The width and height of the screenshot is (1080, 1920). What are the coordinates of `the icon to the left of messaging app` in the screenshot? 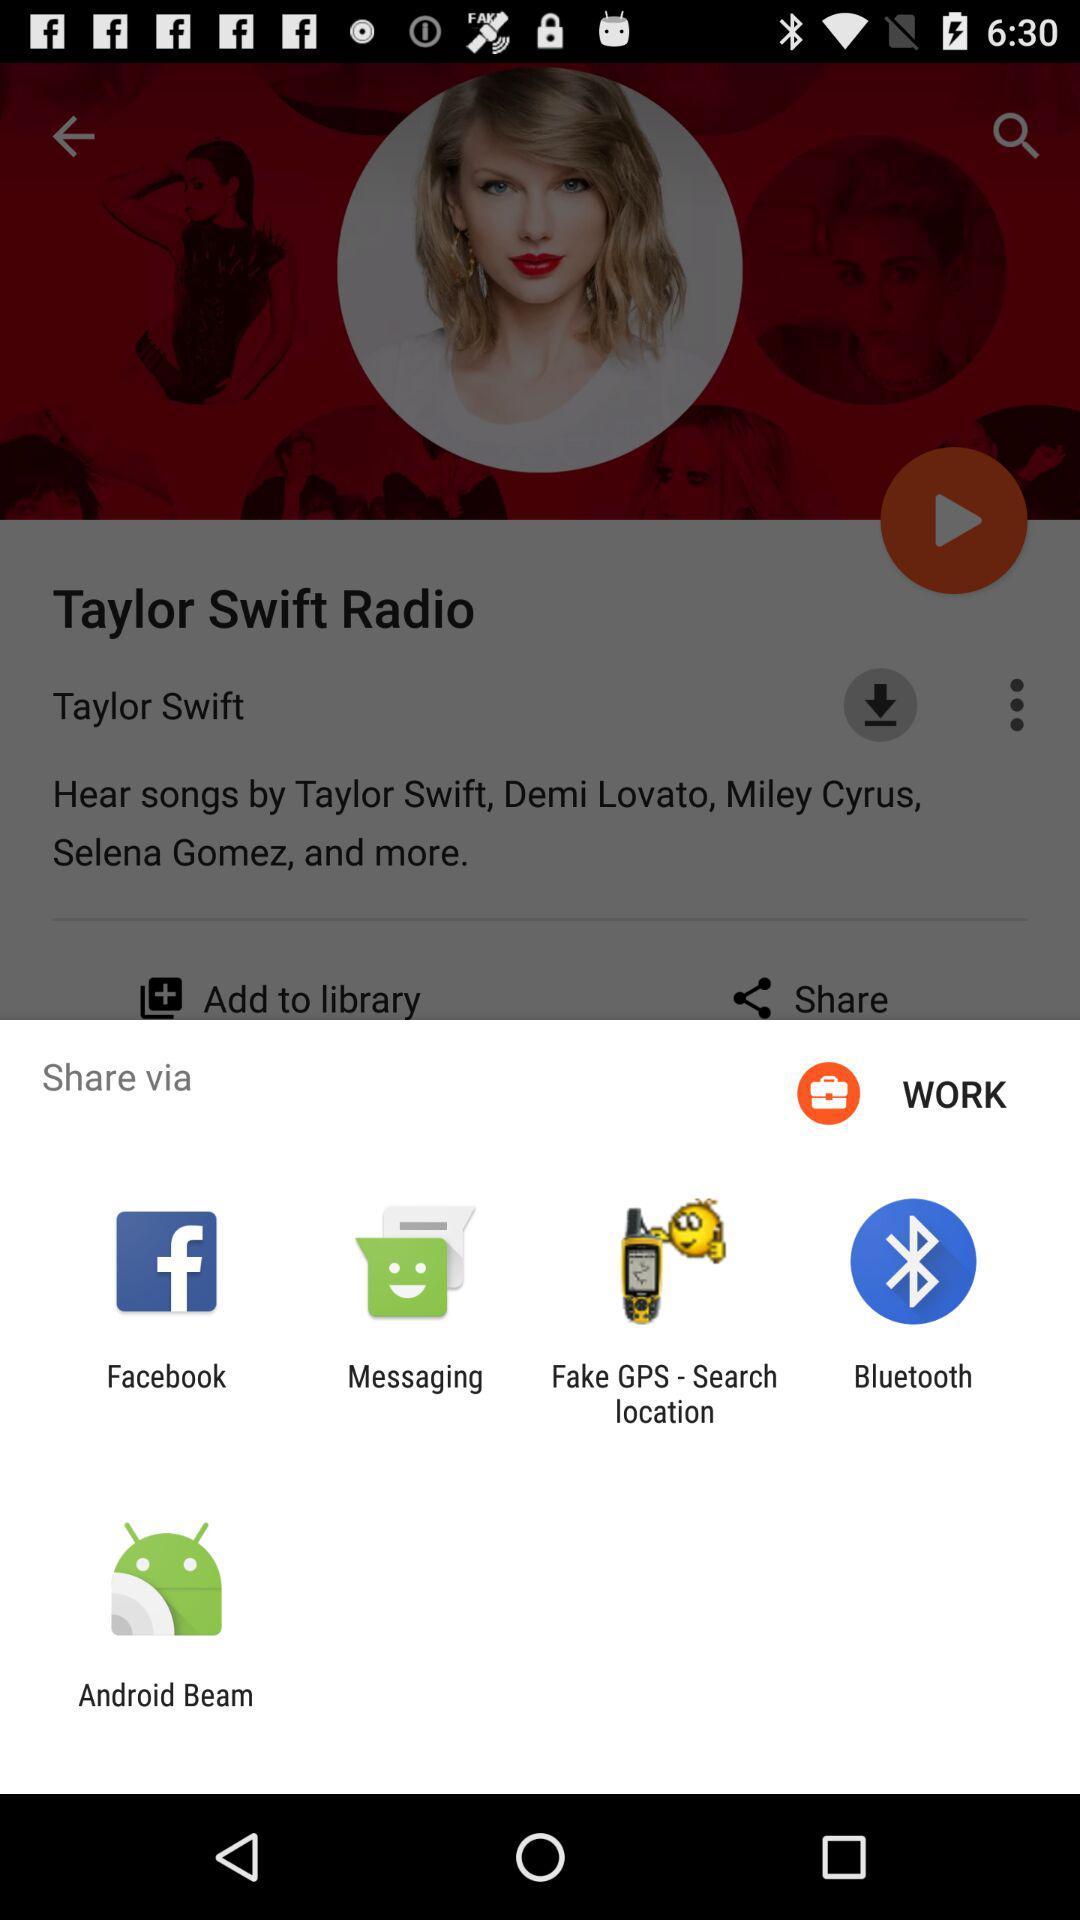 It's located at (165, 1392).